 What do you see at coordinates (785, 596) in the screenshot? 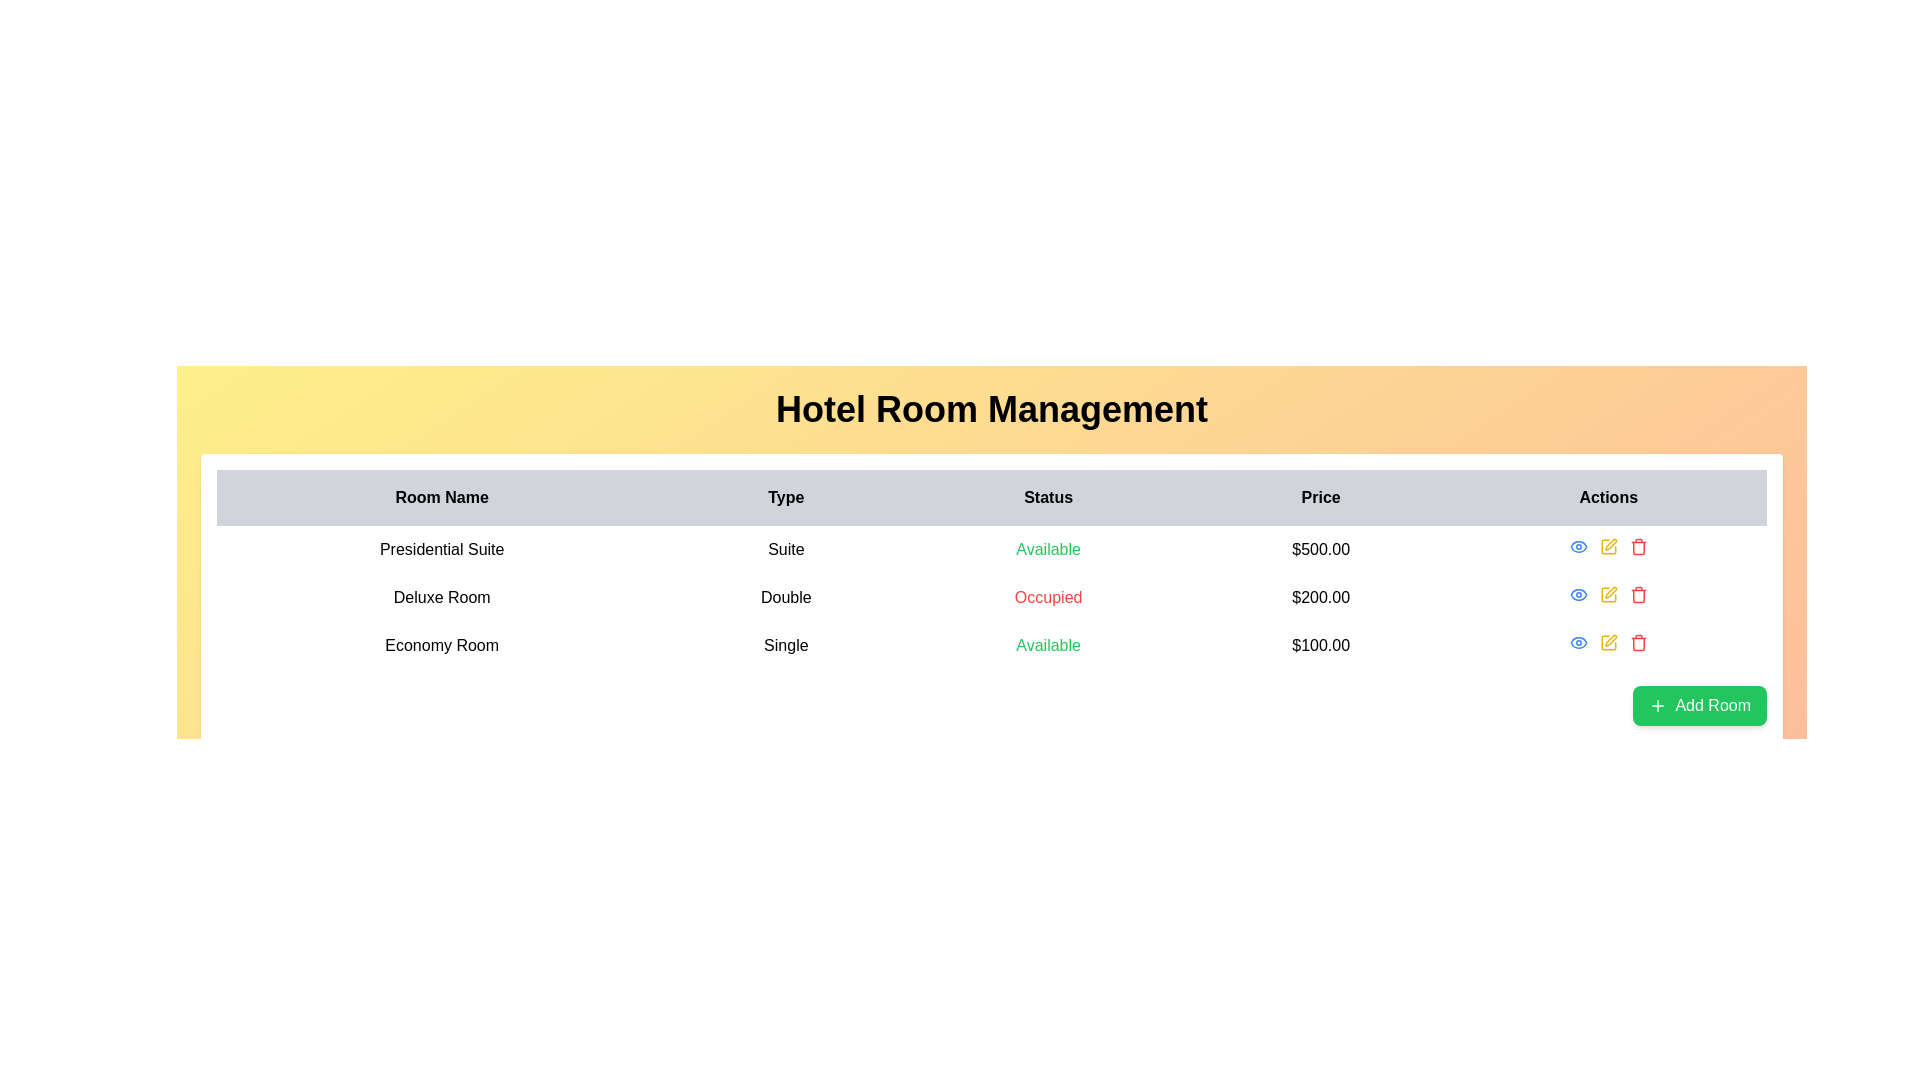
I see `the text label displaying 'Double' under the 'Type' column in the row for 'Deluxe Room'` at bounding box center [785, 596].